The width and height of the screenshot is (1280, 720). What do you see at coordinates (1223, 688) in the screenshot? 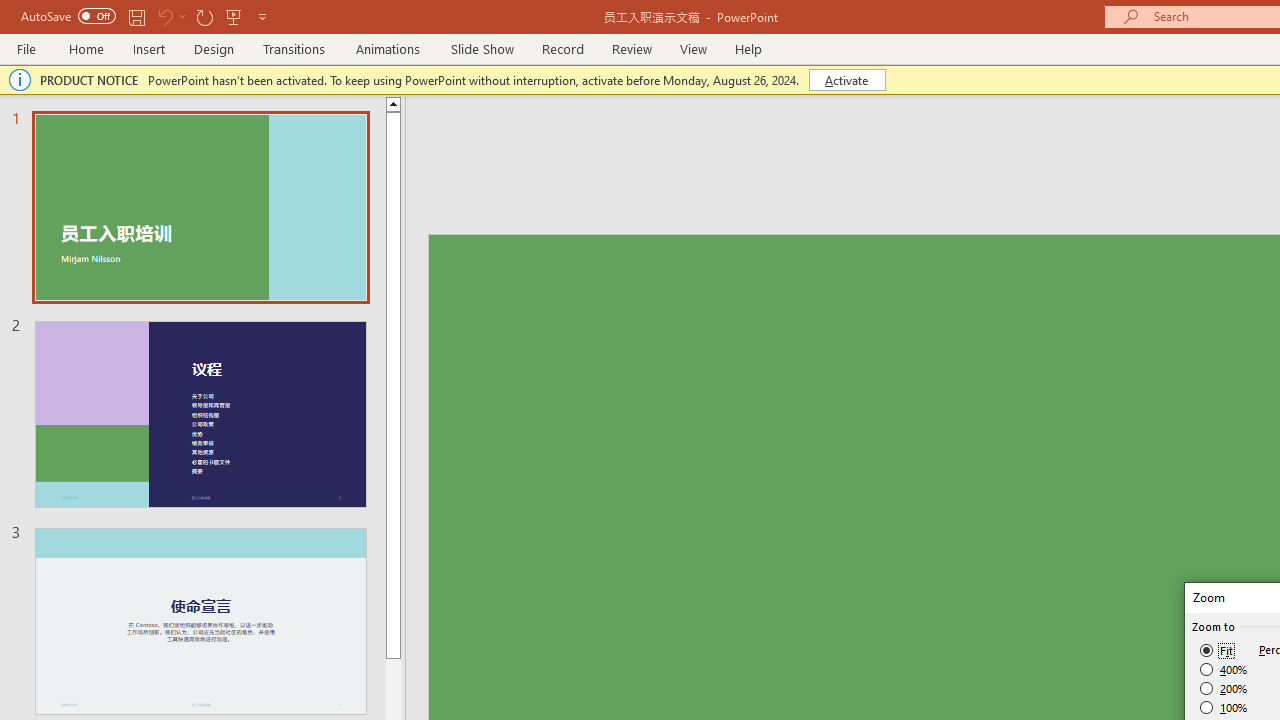
I see `'200%'` at bounding box center [1223, 688].